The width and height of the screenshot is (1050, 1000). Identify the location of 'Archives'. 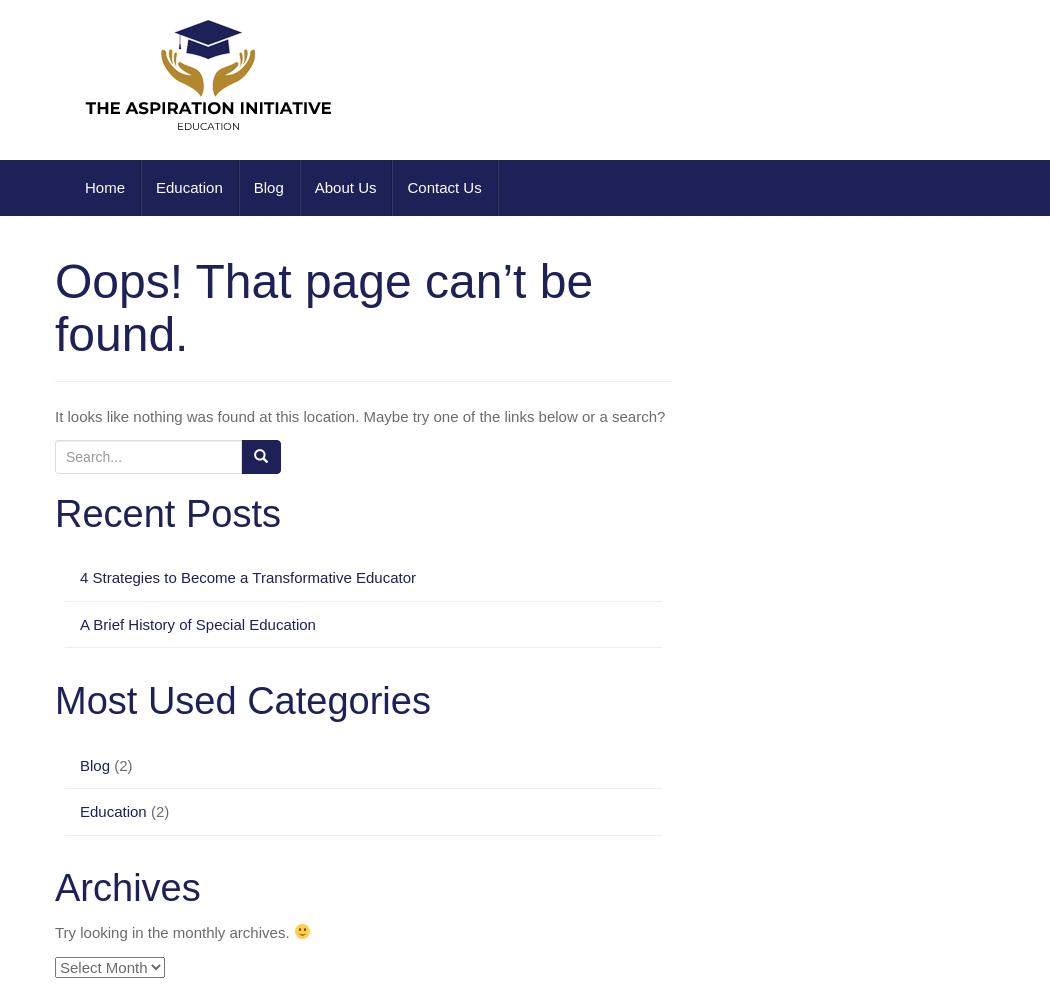
(126, 888).